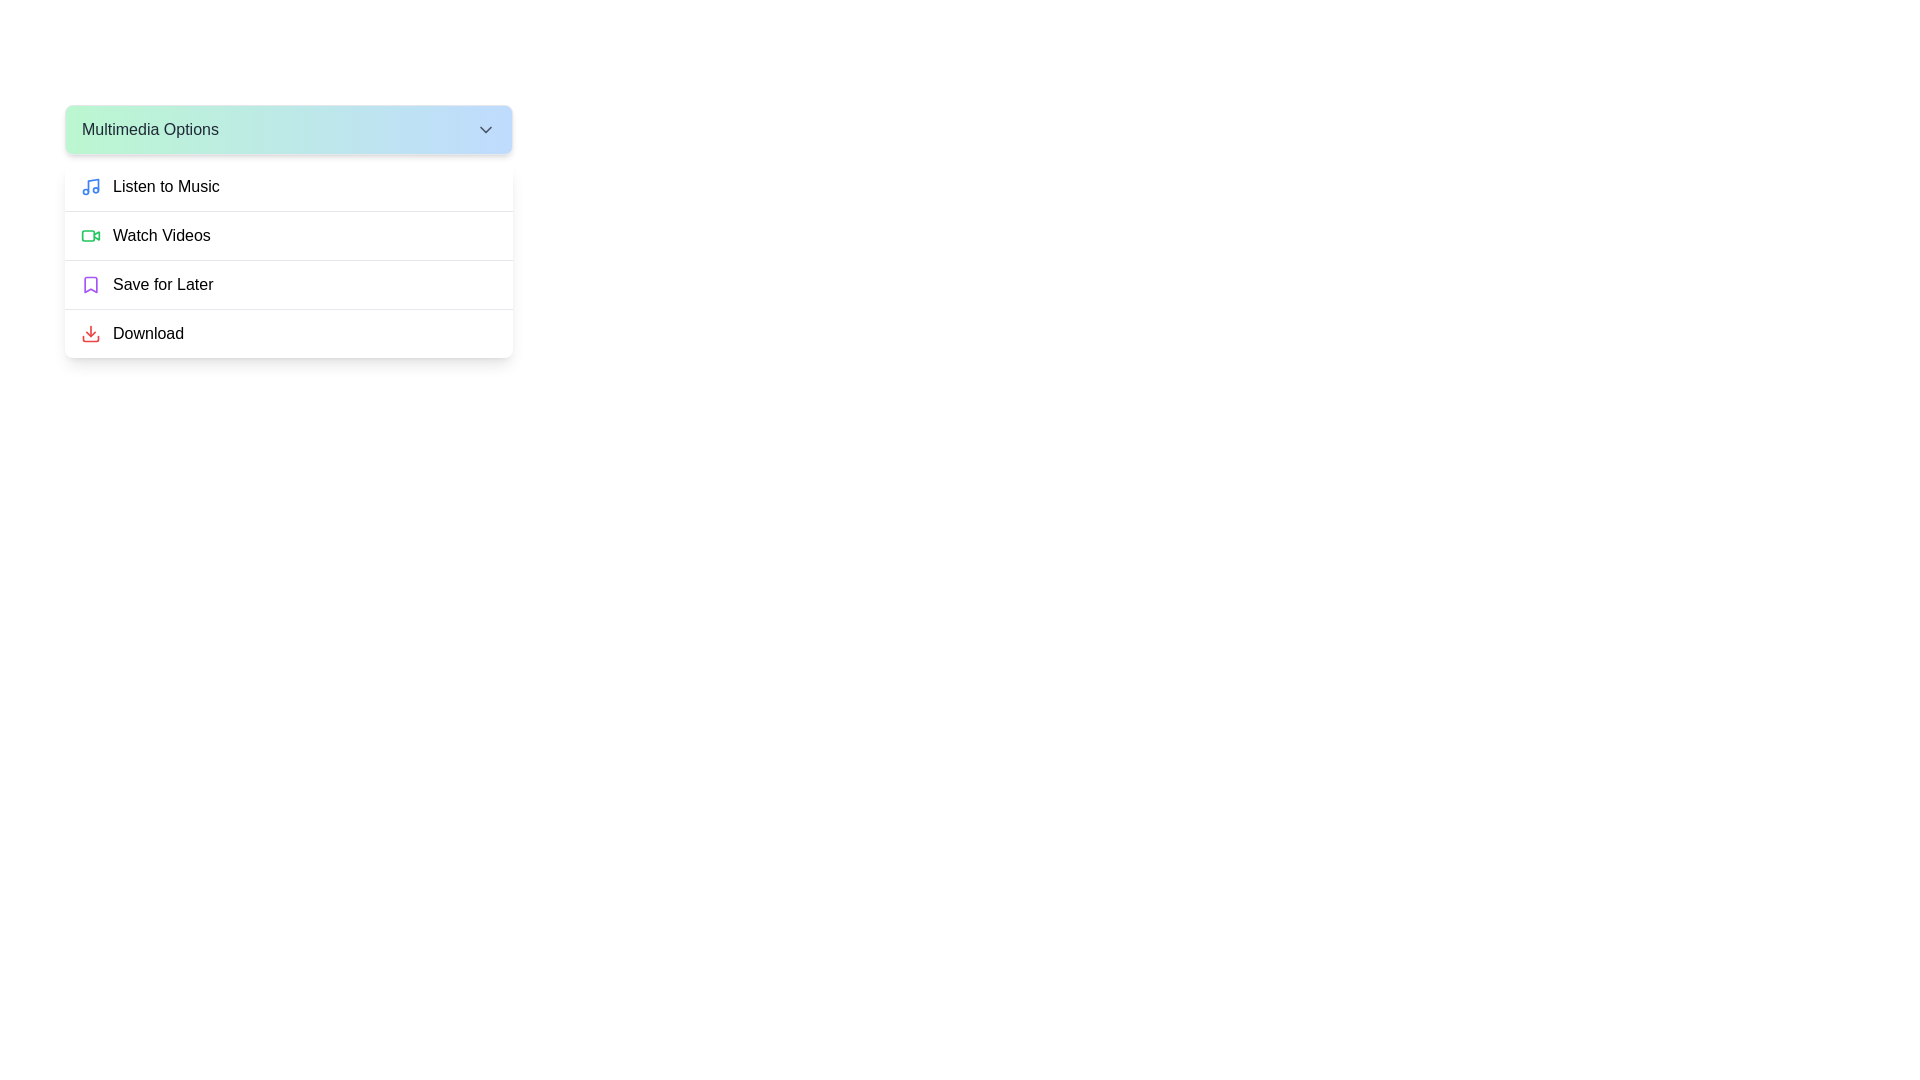  Describe the element at coordinates (90, 333) in the screenshot. I see `the downward-pointing arrow SVG icon styled with a red stroke, located beside the 'Download' text label in the 'Multimedia Options' dropdown` at that location.